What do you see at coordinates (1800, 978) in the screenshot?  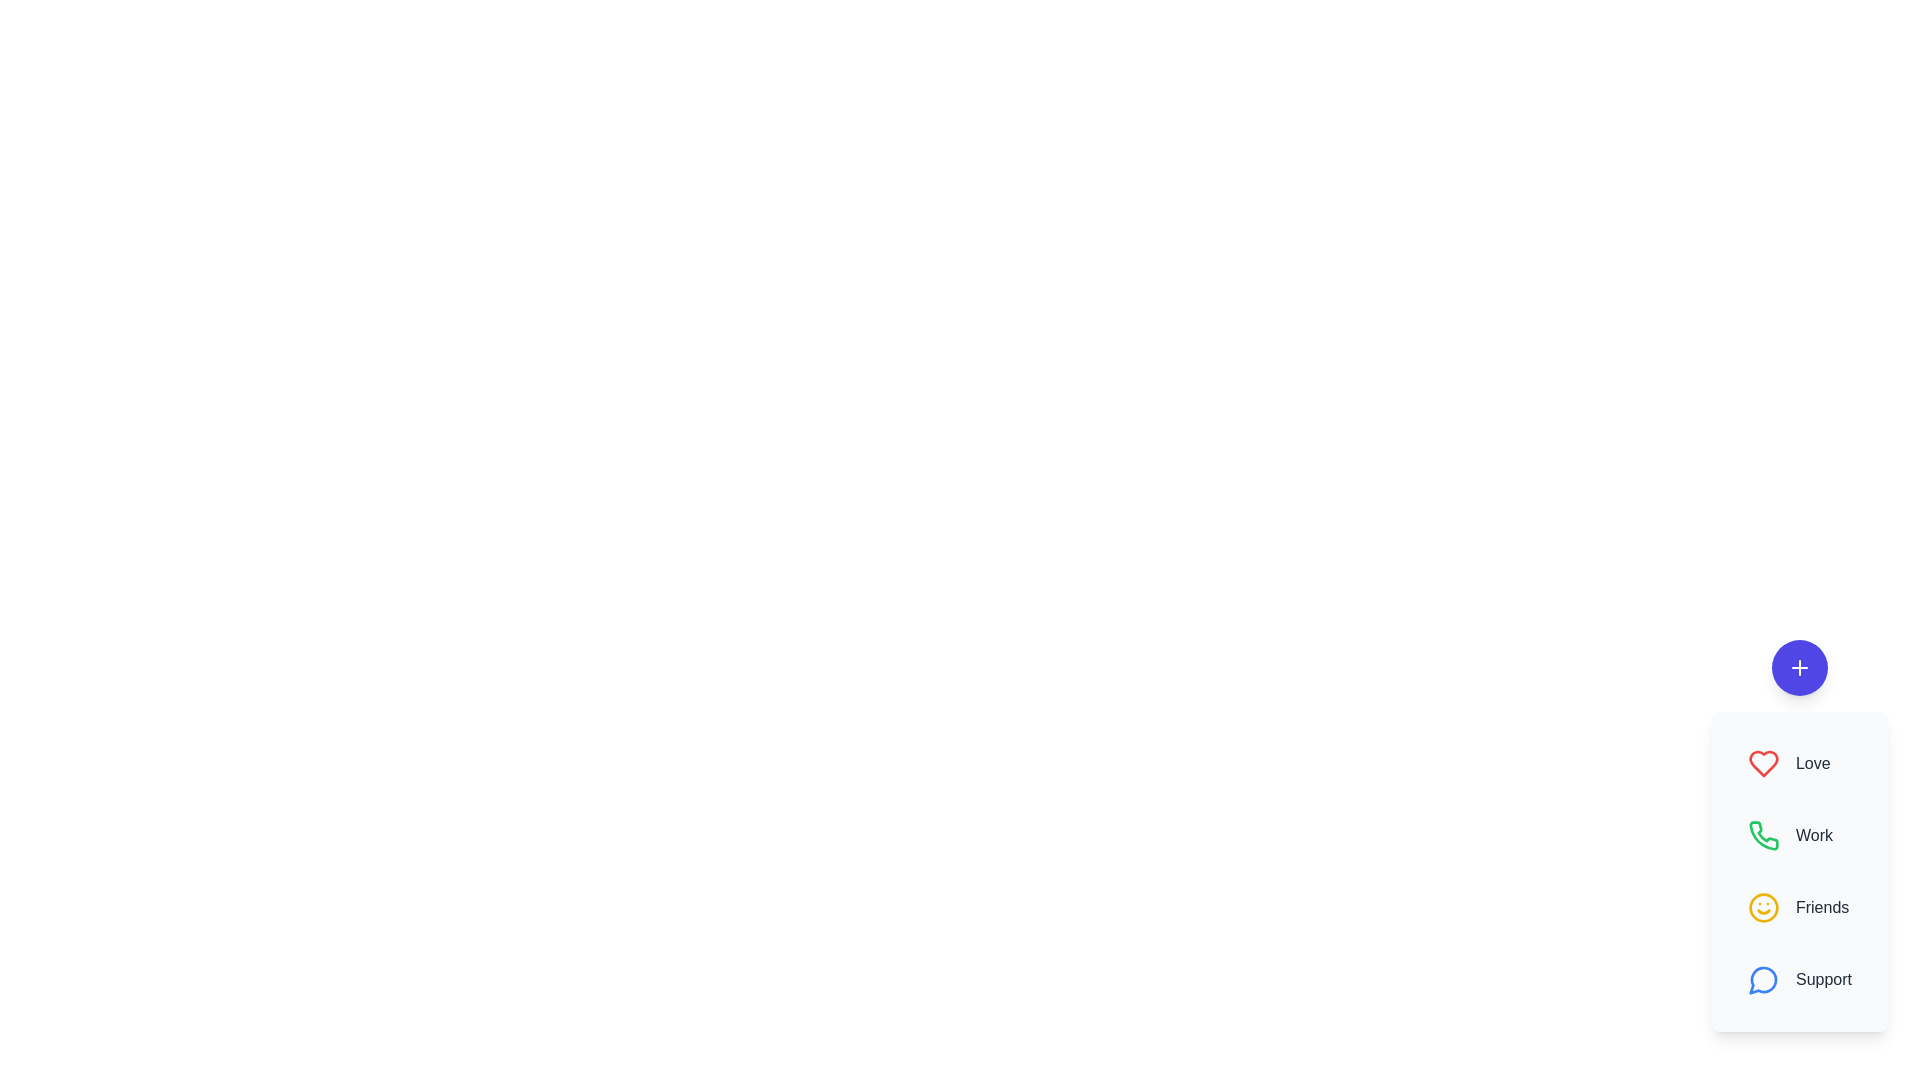 I see `the contact Support from the speed dial menu` at bounding box center [1800, 978].